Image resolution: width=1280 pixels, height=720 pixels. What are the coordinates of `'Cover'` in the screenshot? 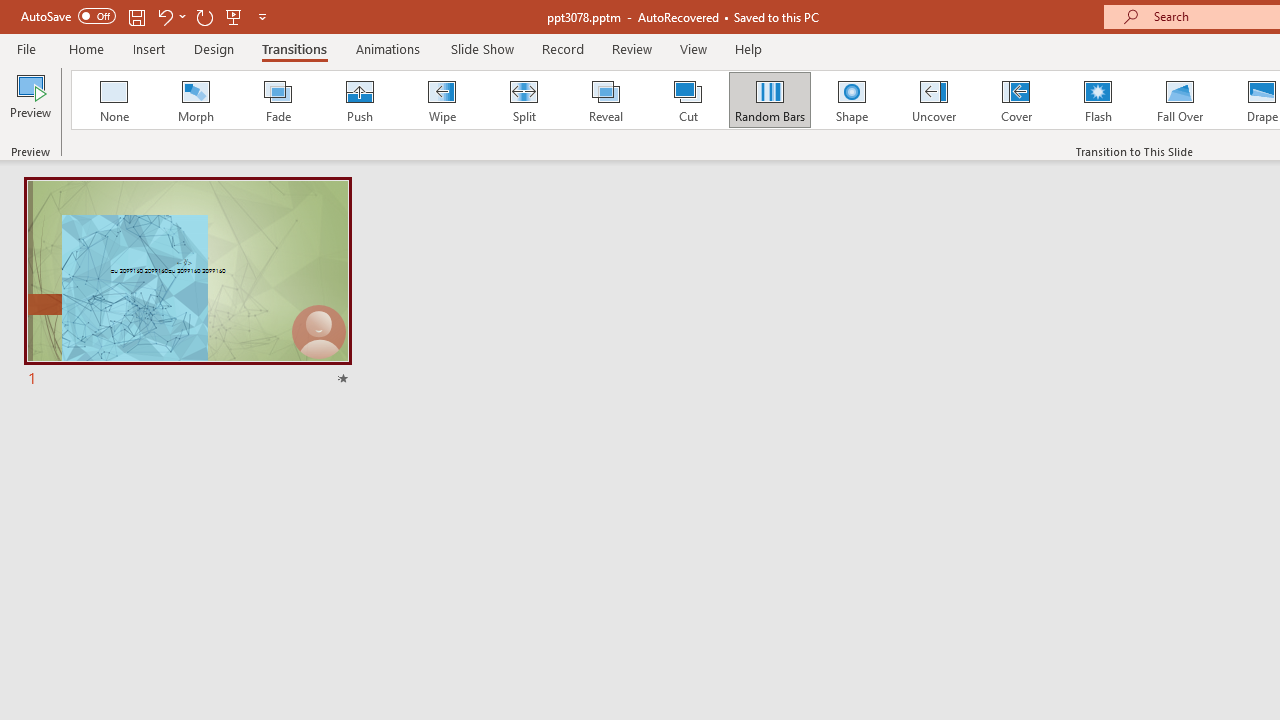 It's located at (1016, 100).